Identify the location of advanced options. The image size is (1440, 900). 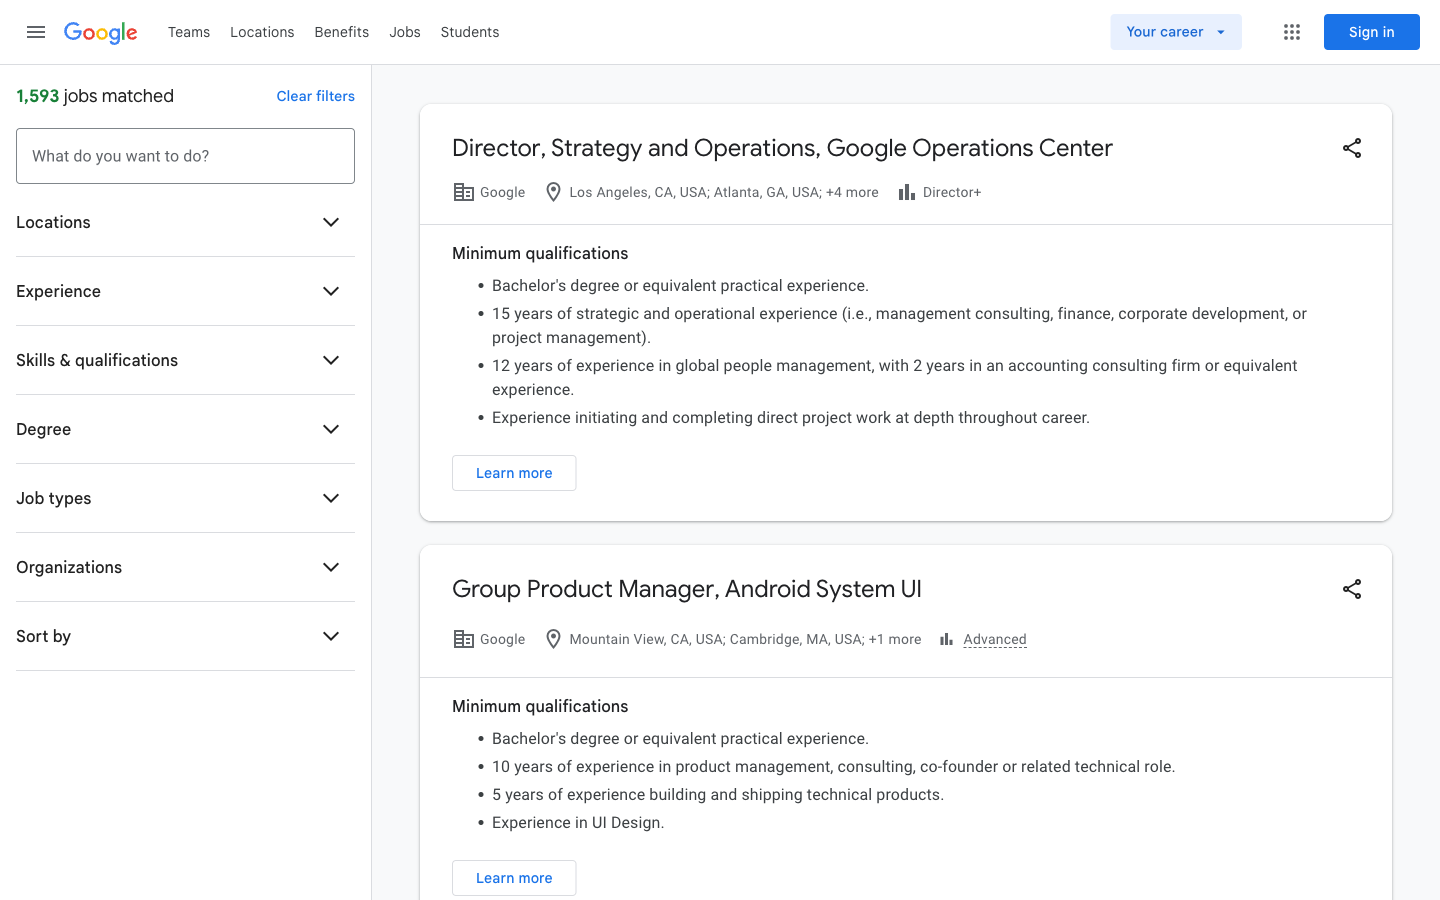
(981, 639).